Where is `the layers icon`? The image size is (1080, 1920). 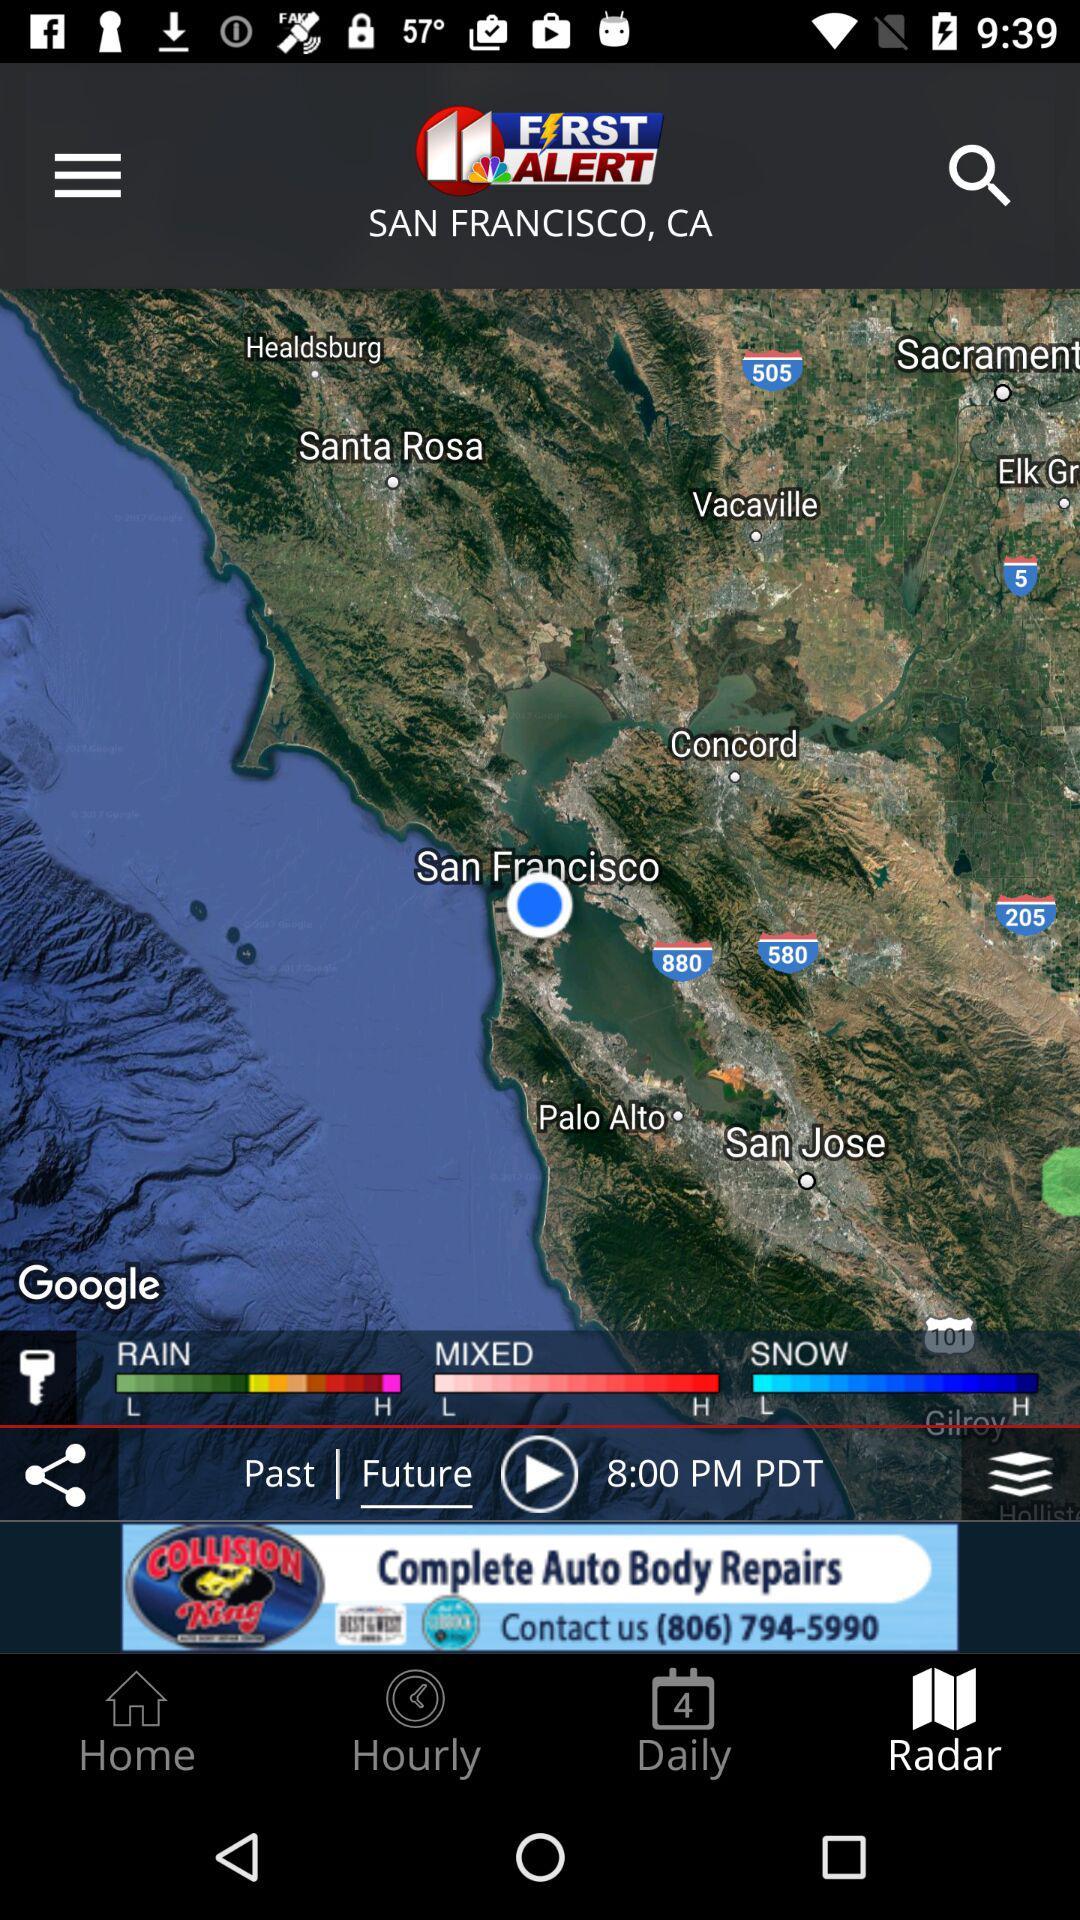 the layers icon is located at coordinates (1020, 1474).